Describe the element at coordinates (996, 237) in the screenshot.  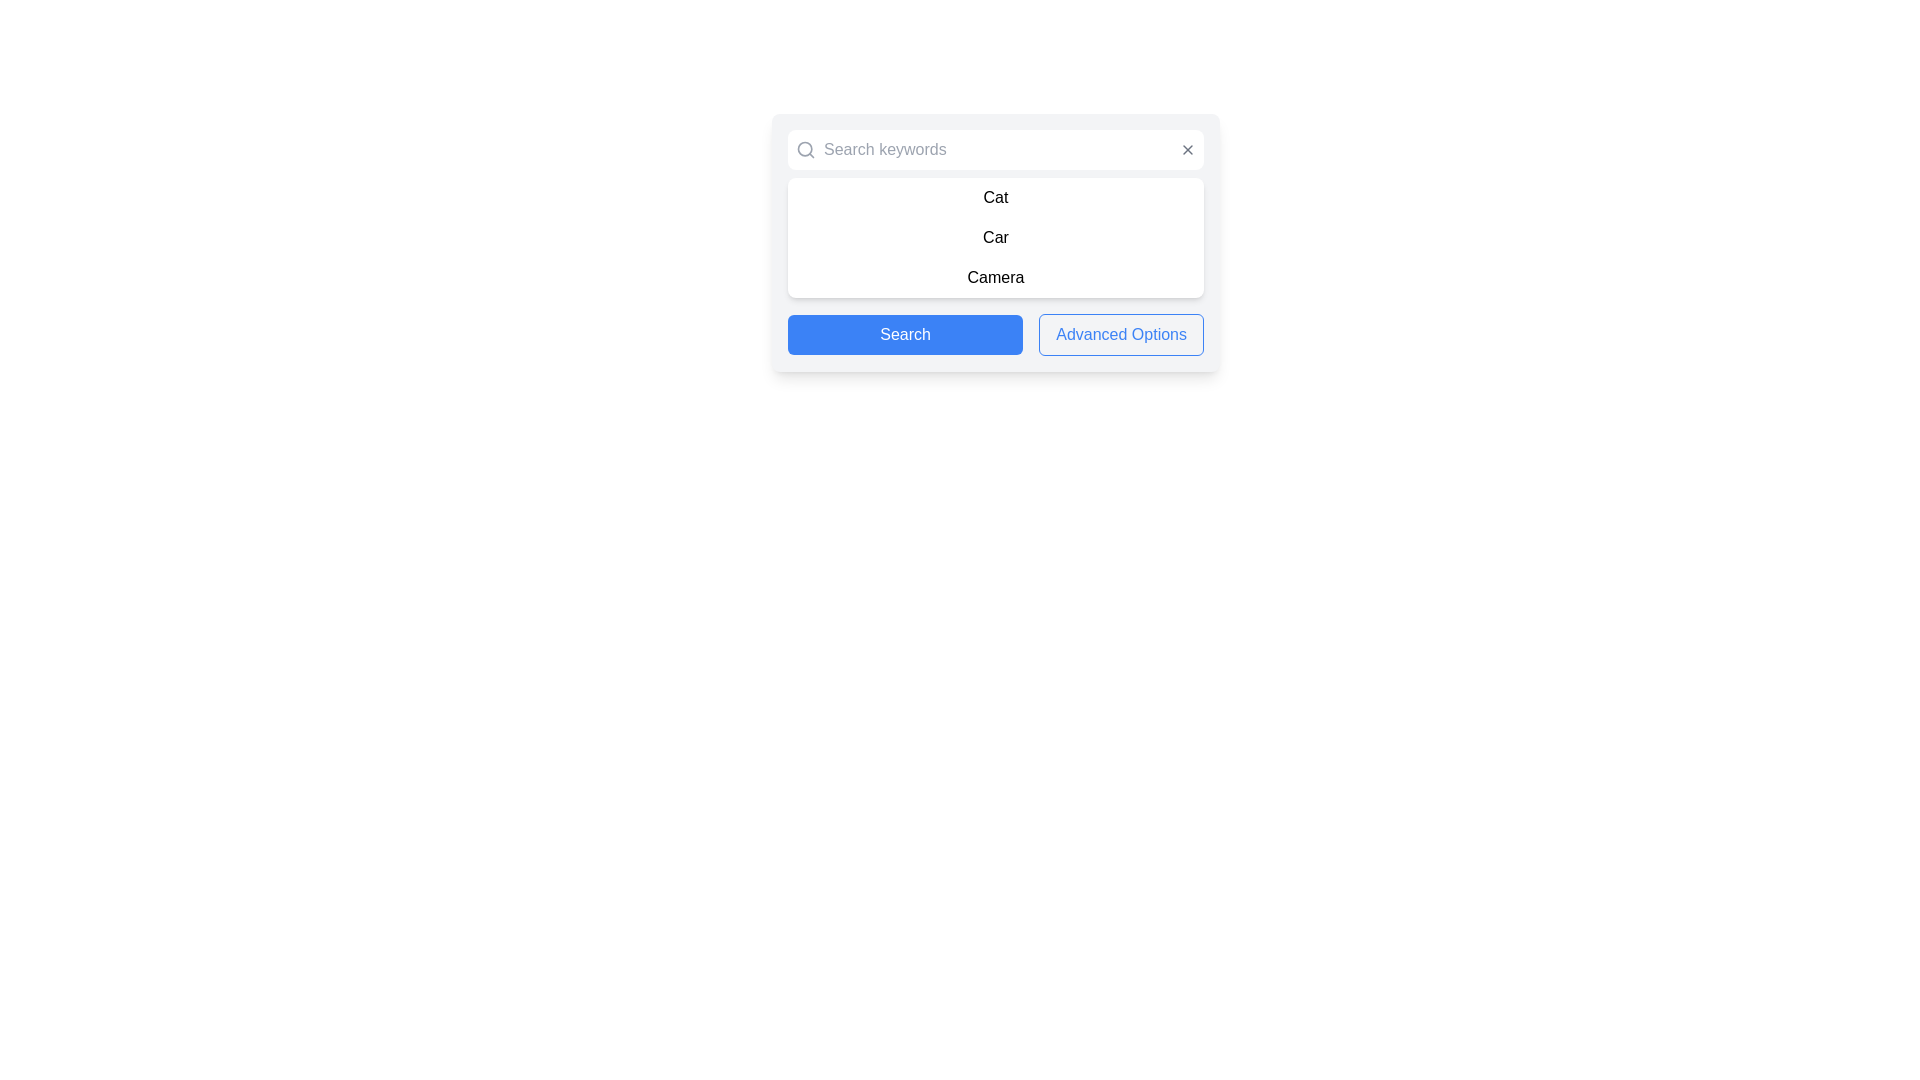
I see `the second item in the selectable list` at that location.